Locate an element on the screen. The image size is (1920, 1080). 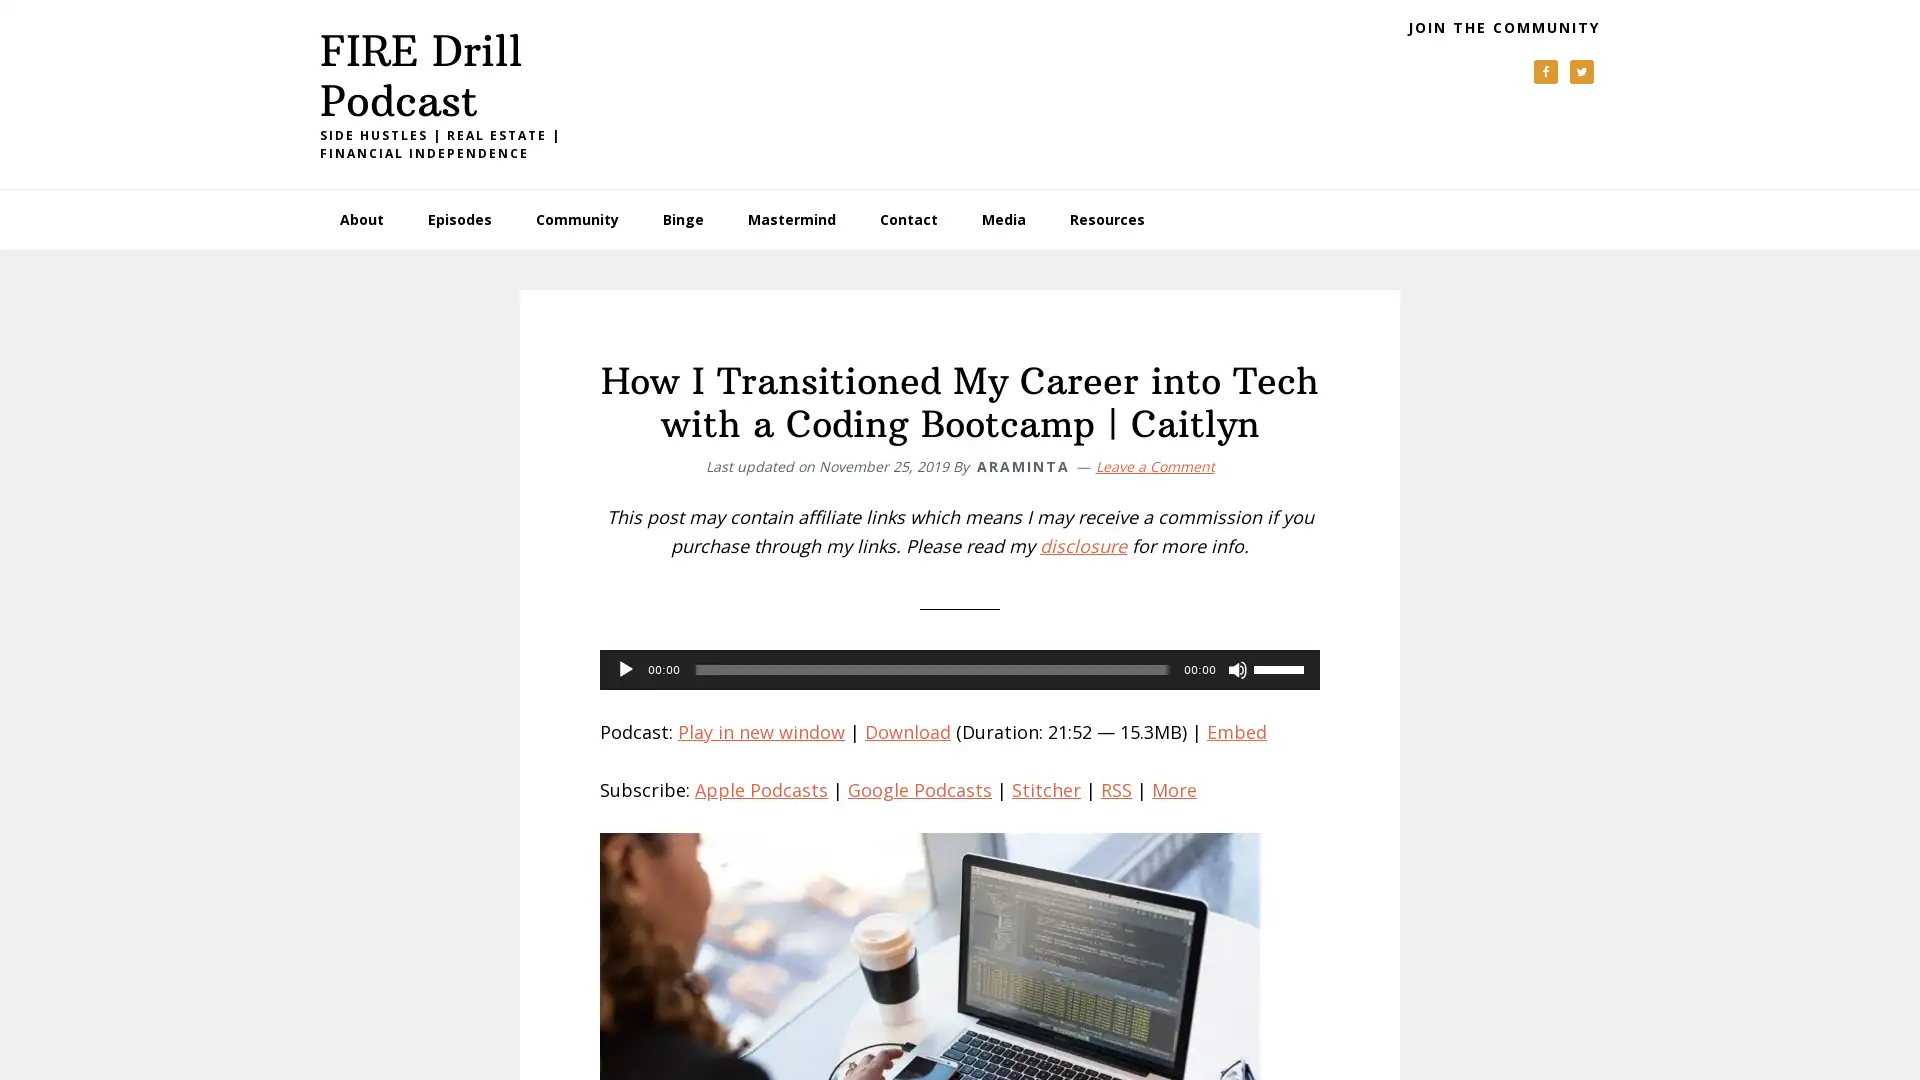
Play is located at coordinates (624, 670).